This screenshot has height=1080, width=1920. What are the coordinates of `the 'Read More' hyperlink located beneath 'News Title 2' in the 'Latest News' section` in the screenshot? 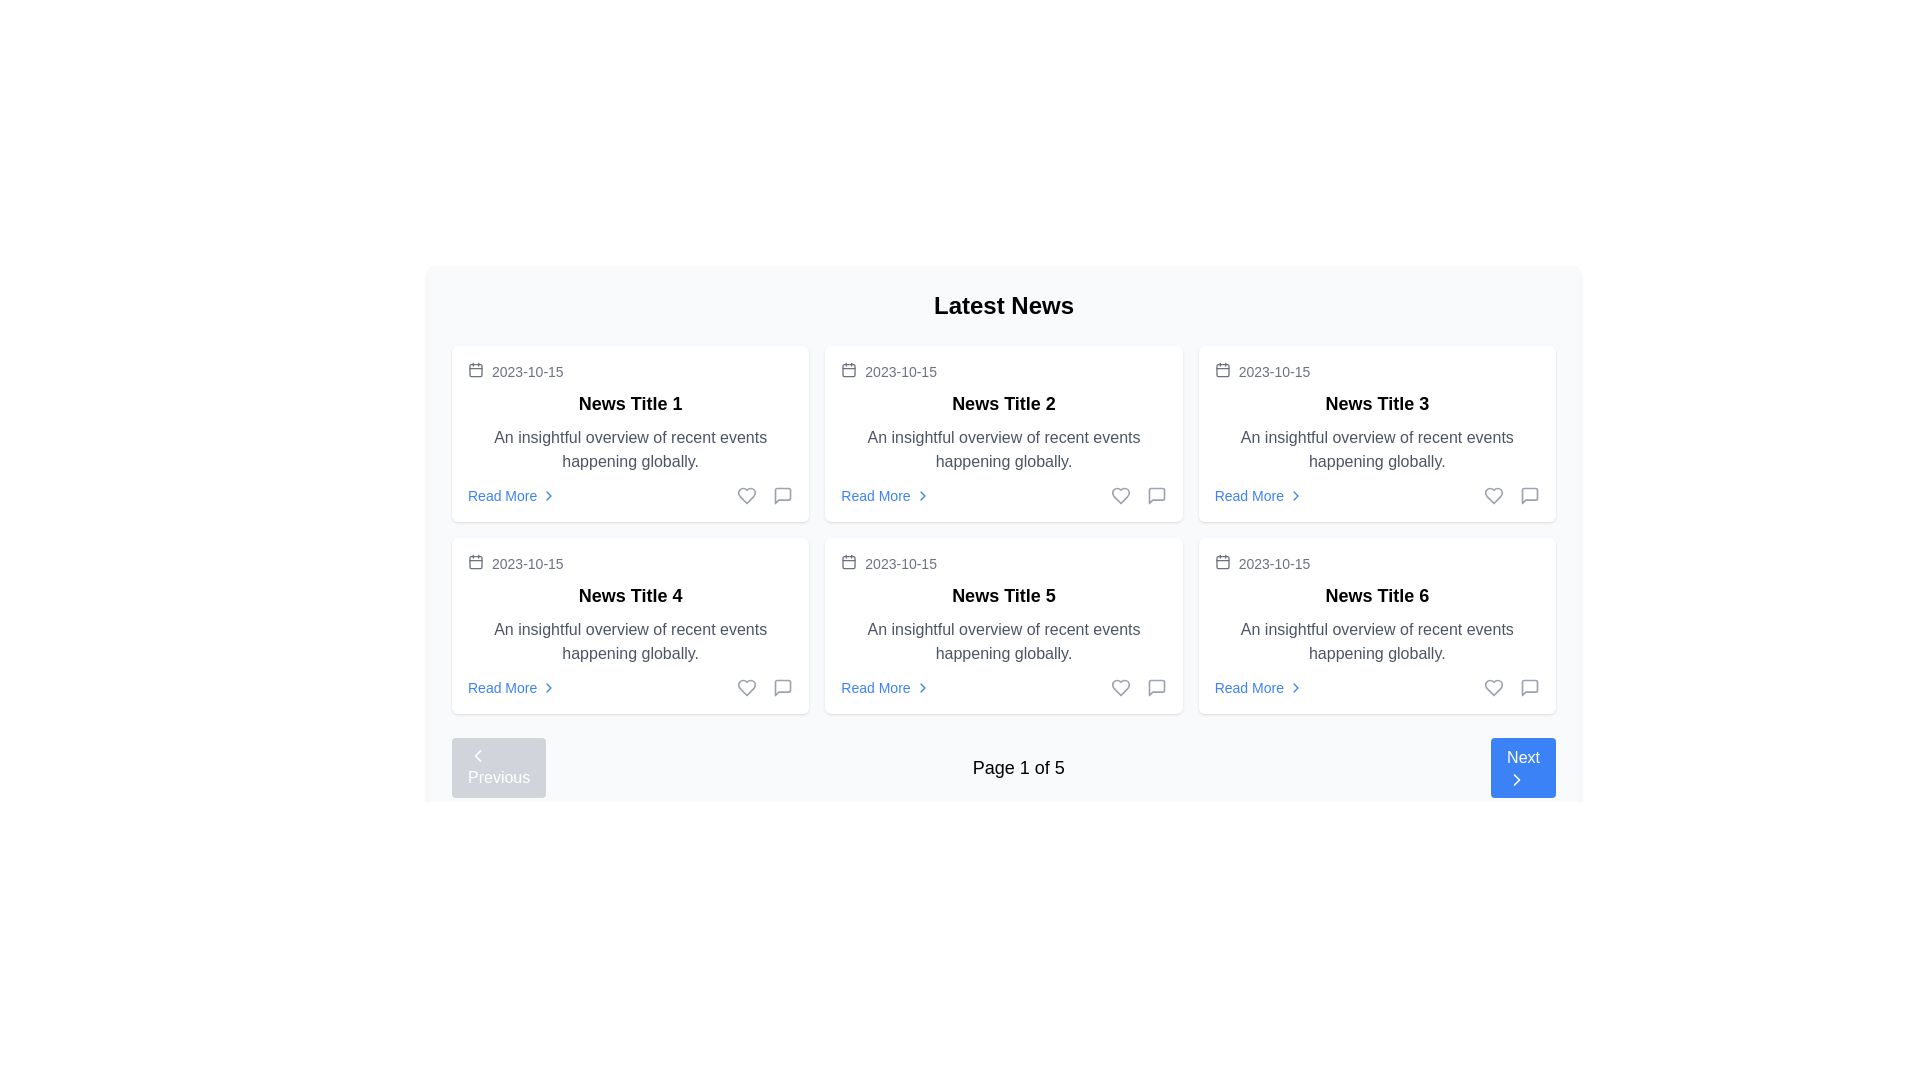 It's located at (884, 495).